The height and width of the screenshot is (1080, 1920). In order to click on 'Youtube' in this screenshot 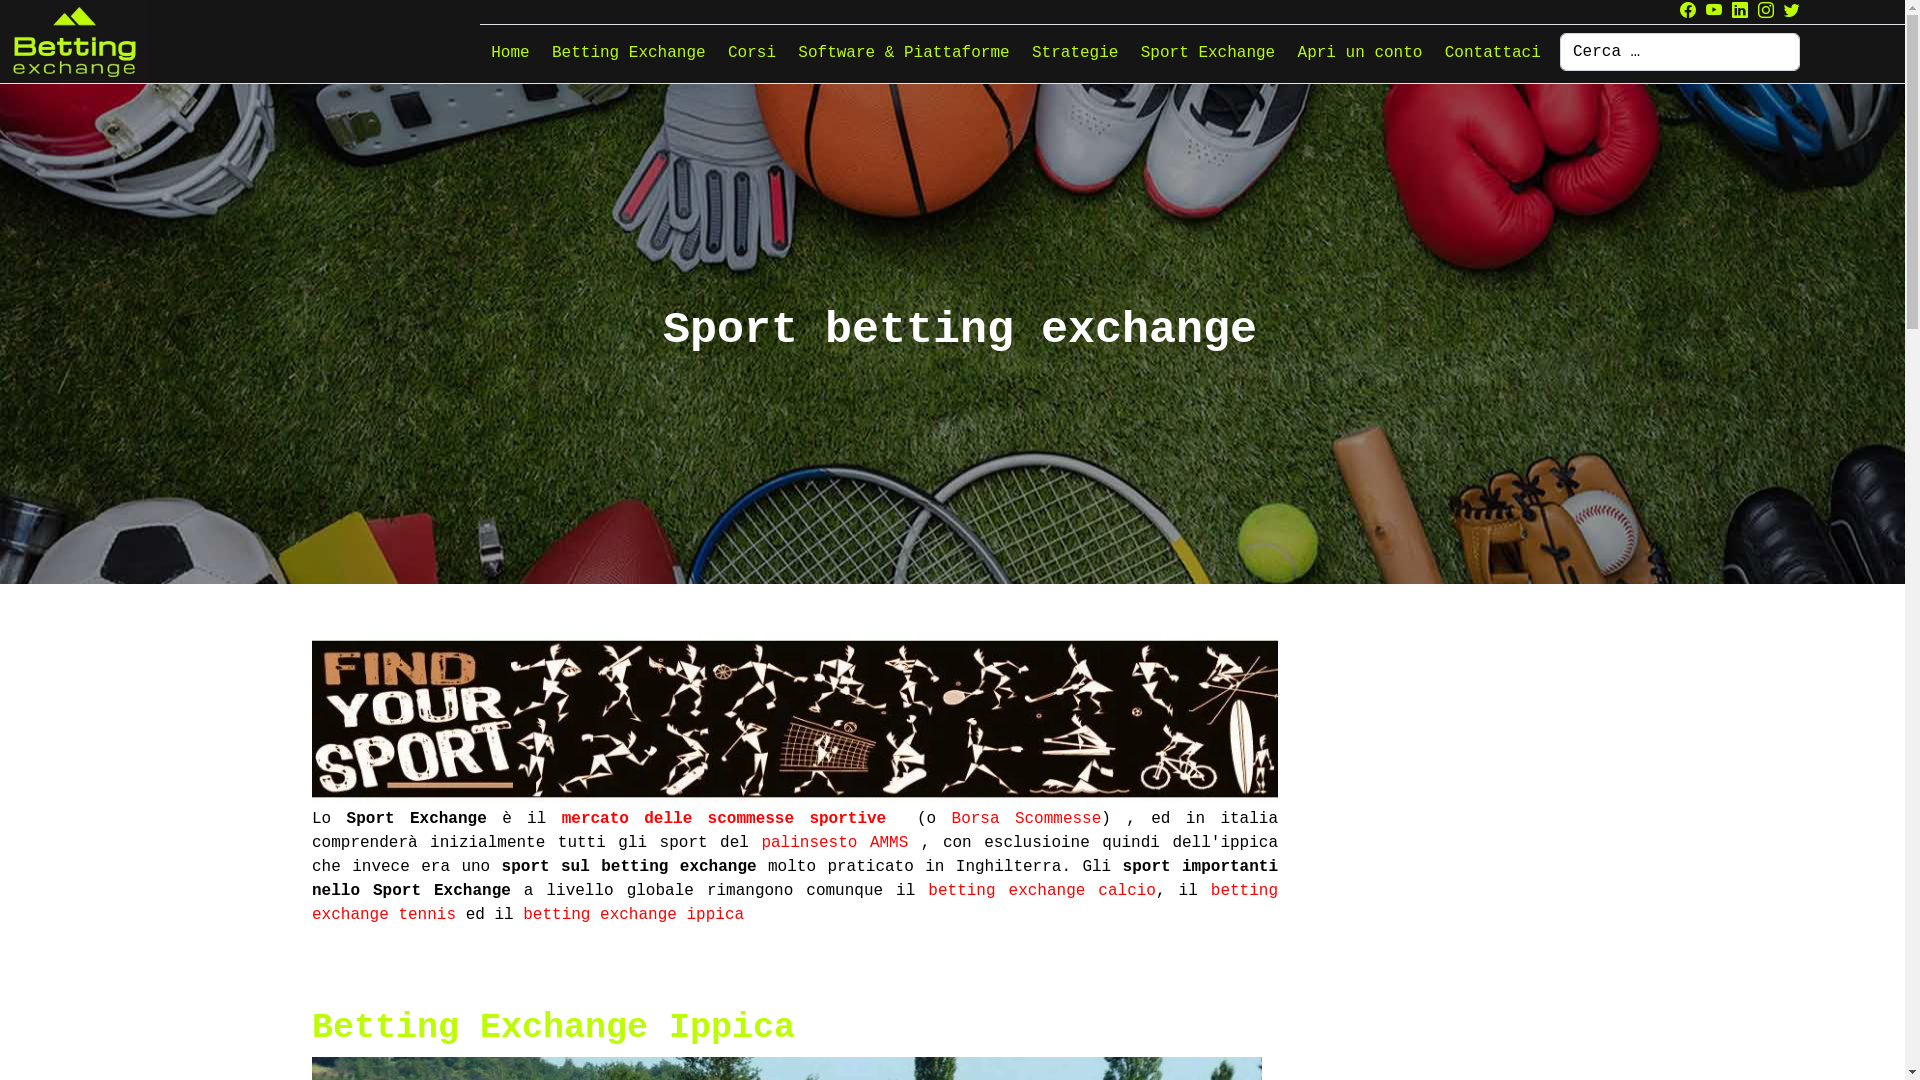, I will do `click(1712, 11)`.